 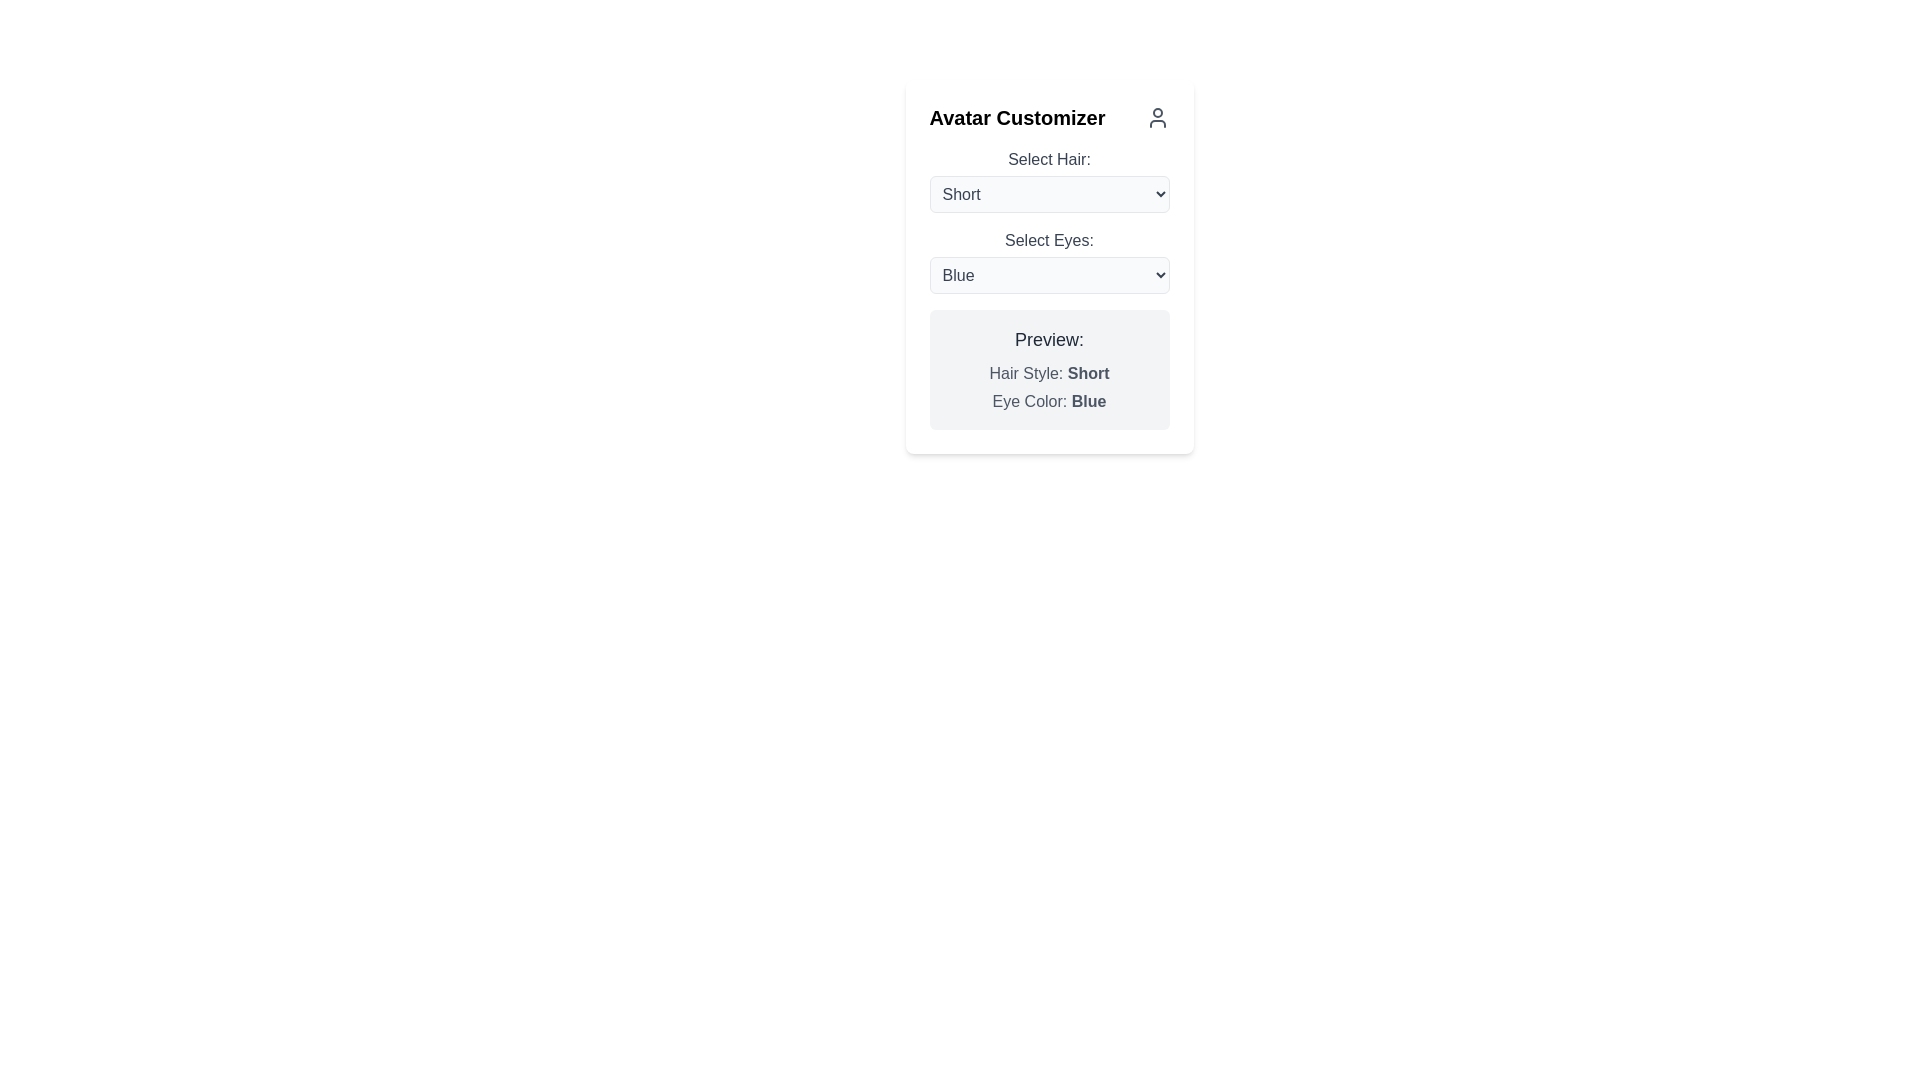 I want to click on the static text label displaying the hairstyle option summary located under 'Preview:' in the 'Avatar Customizer', so click(x=1048, y=374).